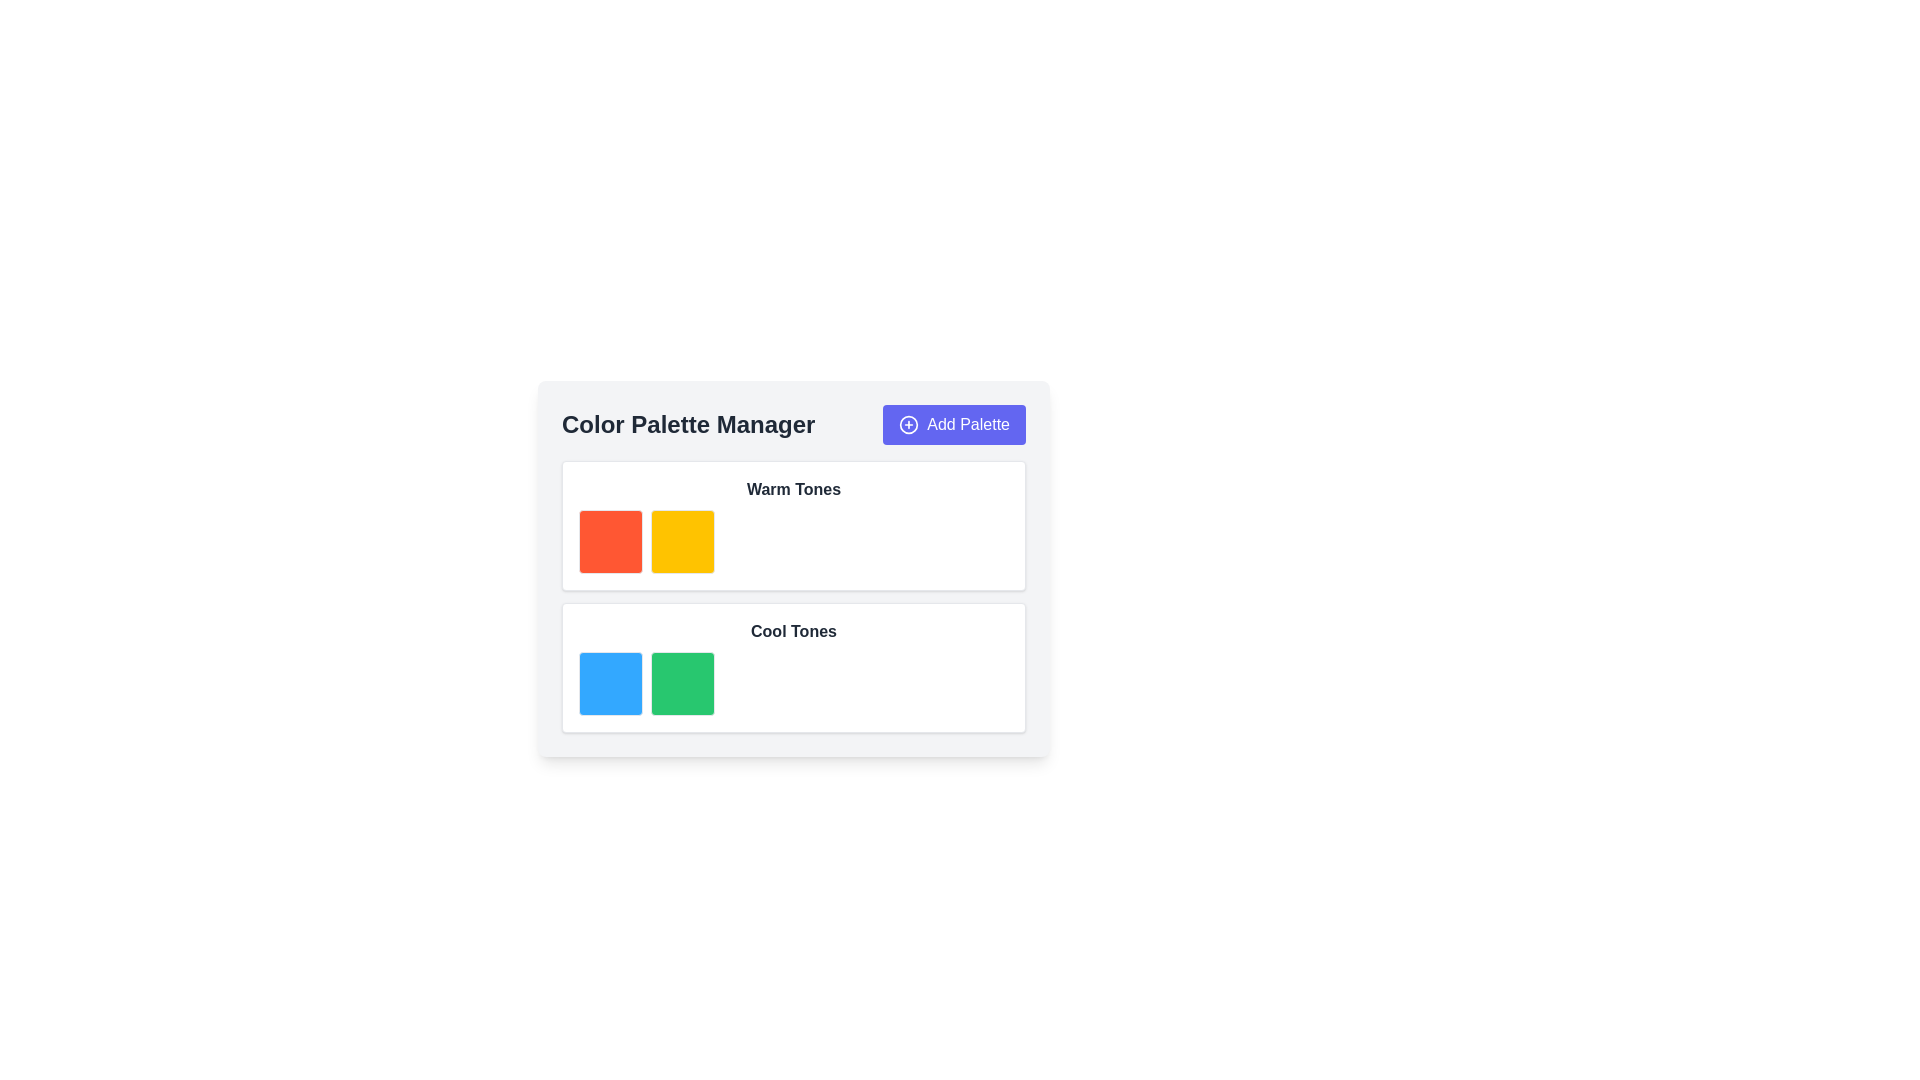  What do you see at coordinates (968, 423) in the screenshot?
I see `the Text label that indicates the purpose of the button to add a new palette, located in the upper right corner of the 'Color Palette Manager' section` at bounding box center [968, 423].